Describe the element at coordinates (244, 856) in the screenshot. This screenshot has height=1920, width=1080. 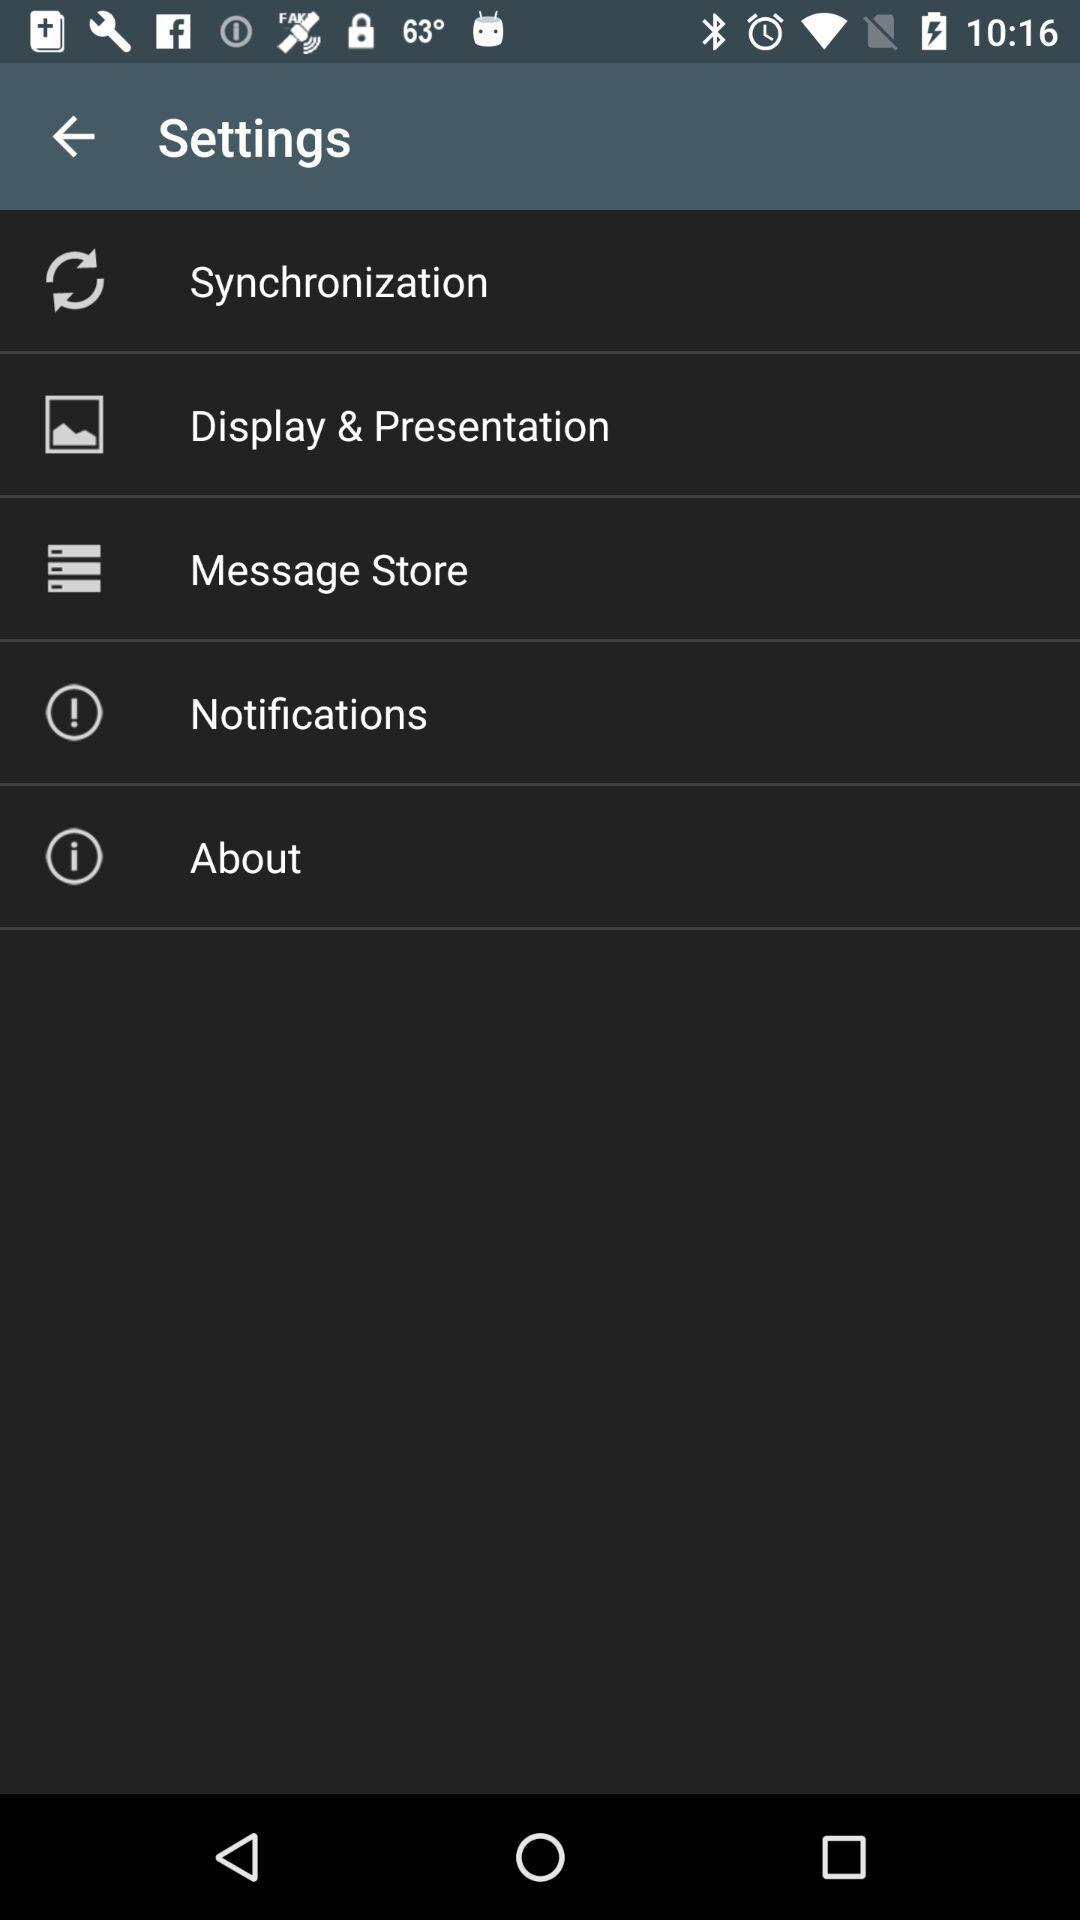
I see `item below notifications icon` at that location.